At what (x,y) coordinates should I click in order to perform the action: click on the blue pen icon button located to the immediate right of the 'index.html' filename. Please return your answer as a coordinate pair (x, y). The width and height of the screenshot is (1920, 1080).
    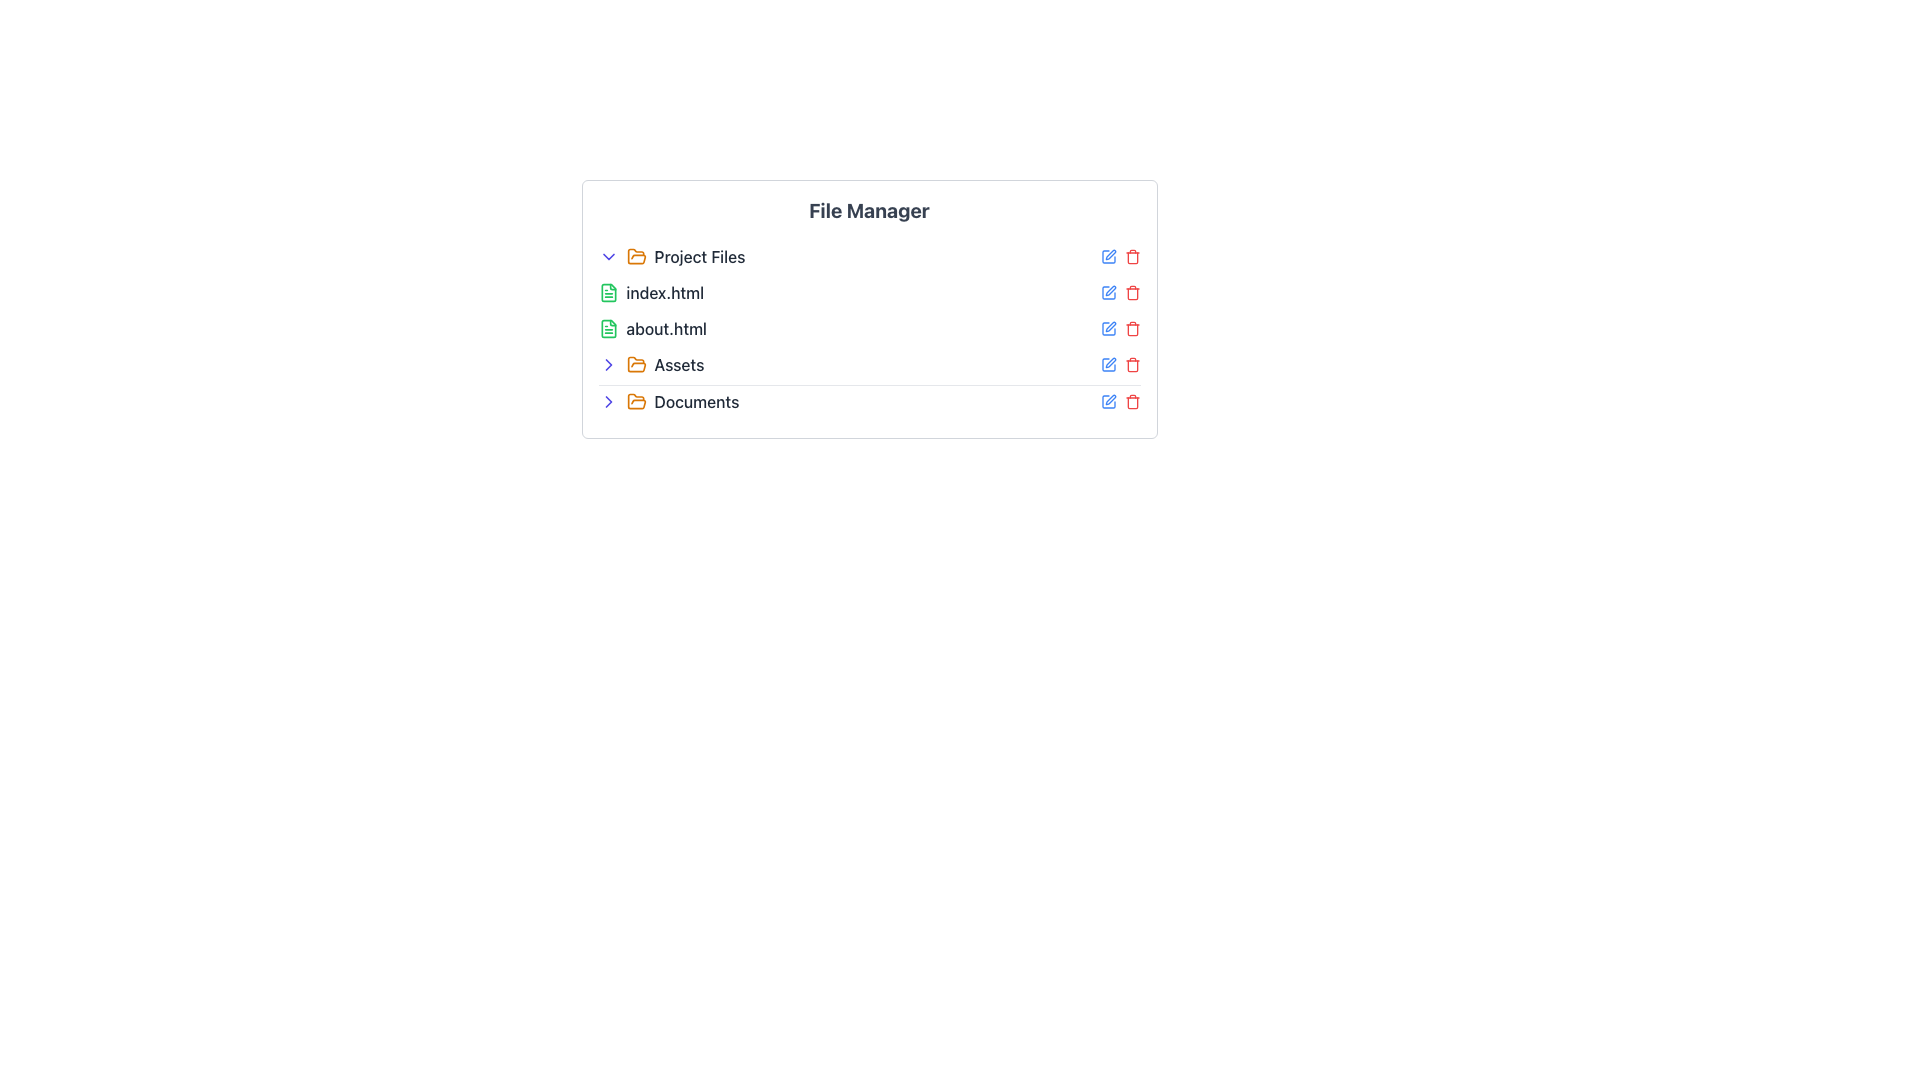
    Looking at the image, I should click on (1107, 293).